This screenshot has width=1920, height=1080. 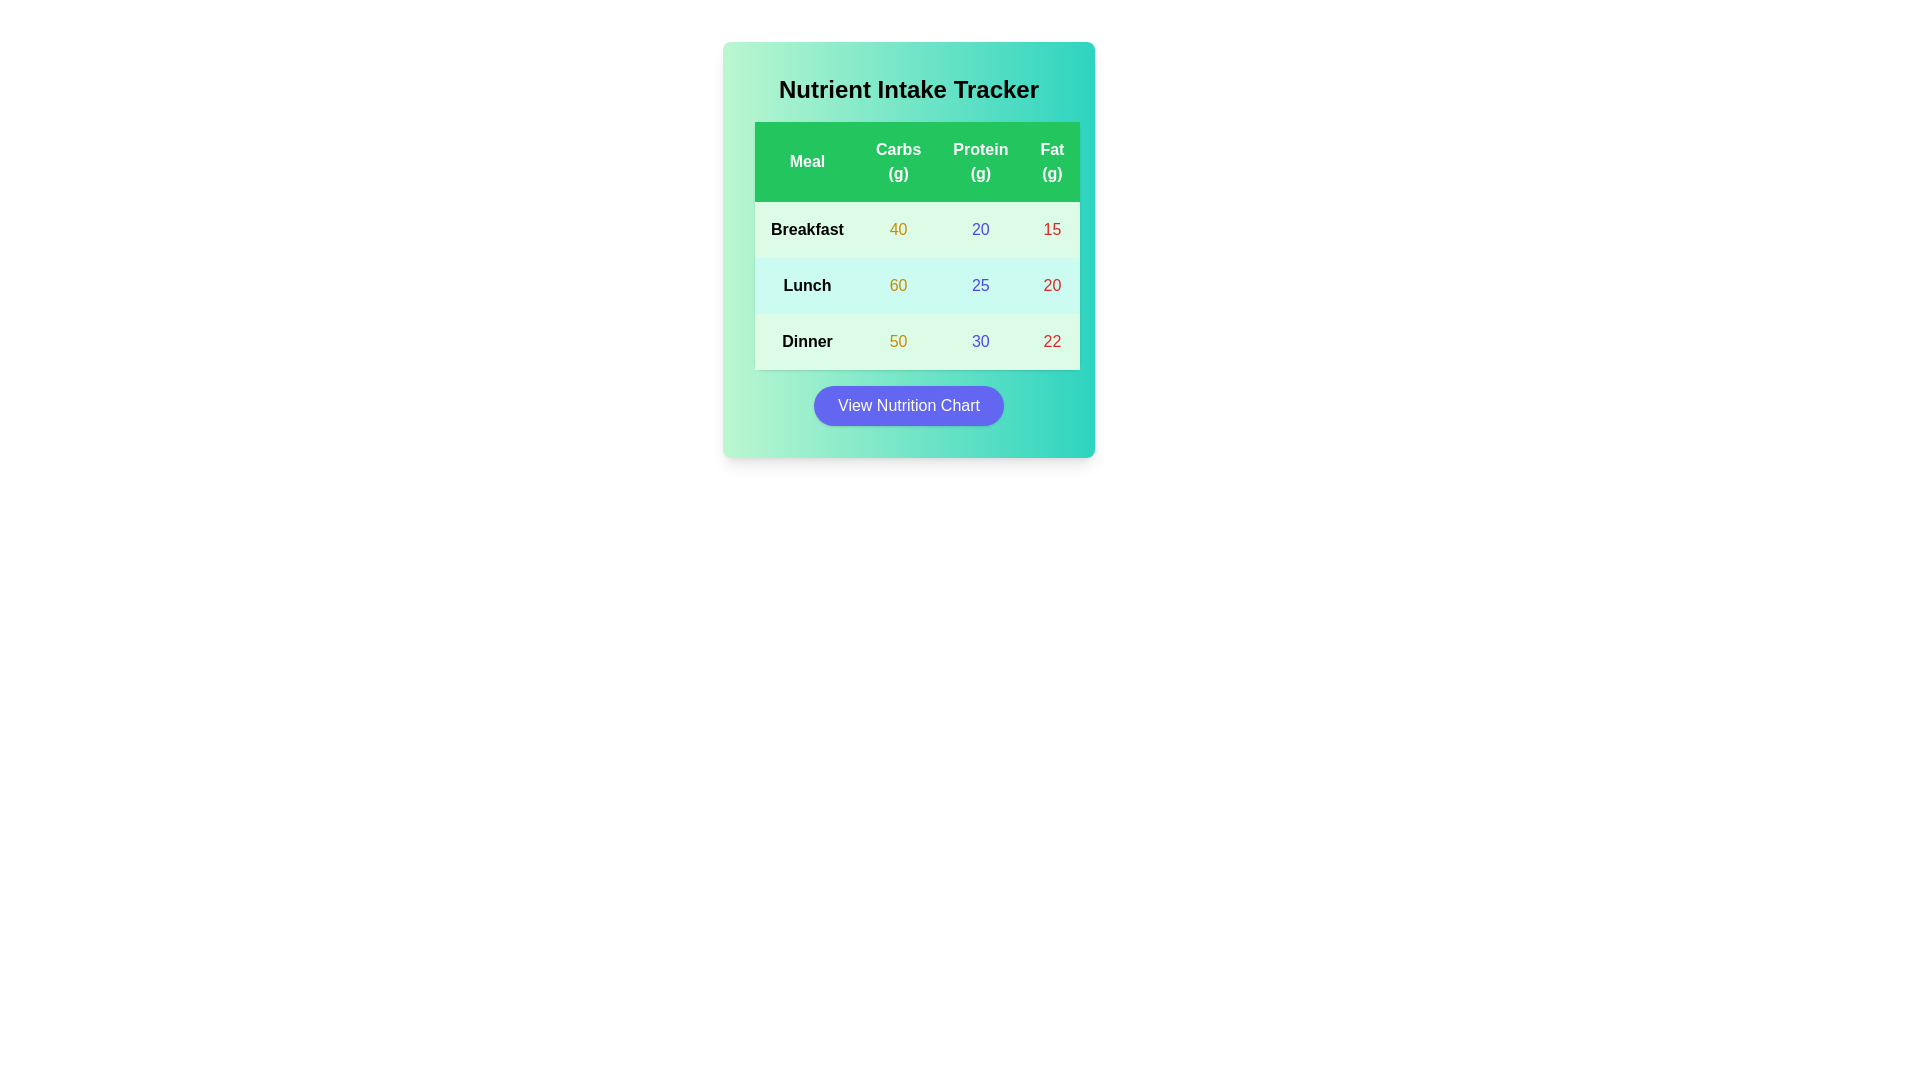 I want to click on the text of a specific row in the table by selecting Lunch, so click(x=807, y=285).